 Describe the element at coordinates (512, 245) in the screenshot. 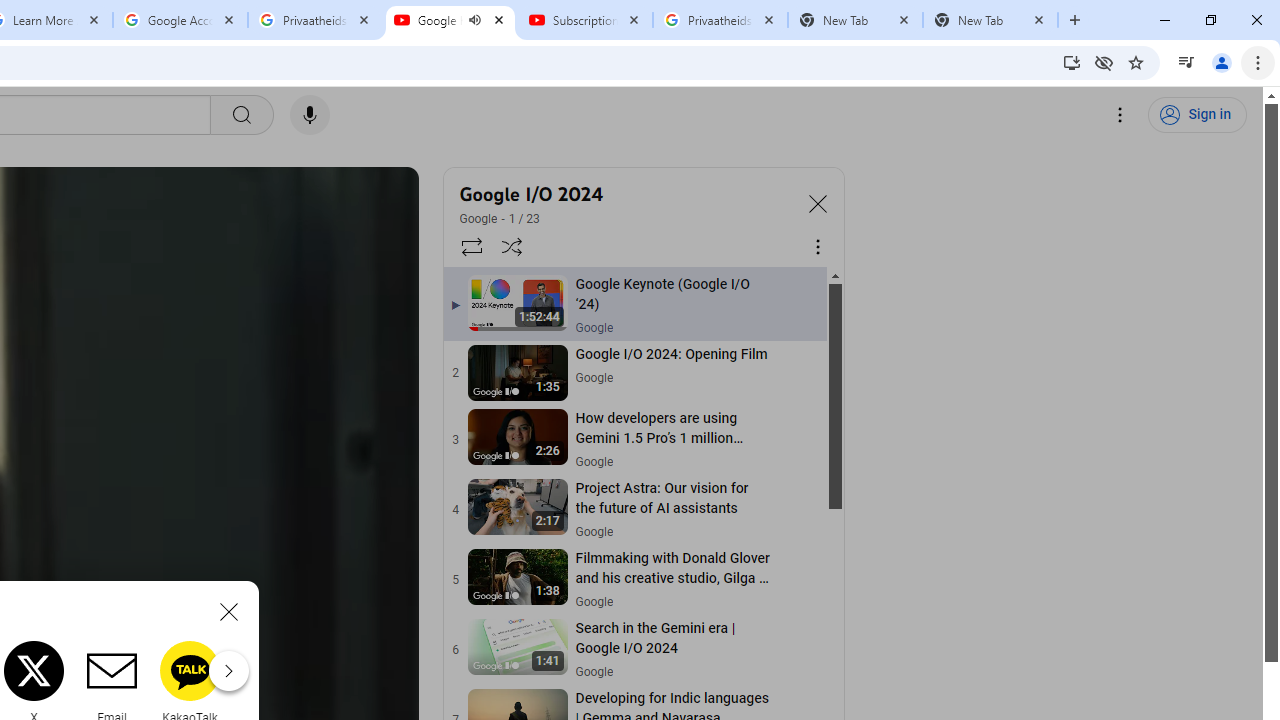

I see `'Shuffle playlist'` at that location.